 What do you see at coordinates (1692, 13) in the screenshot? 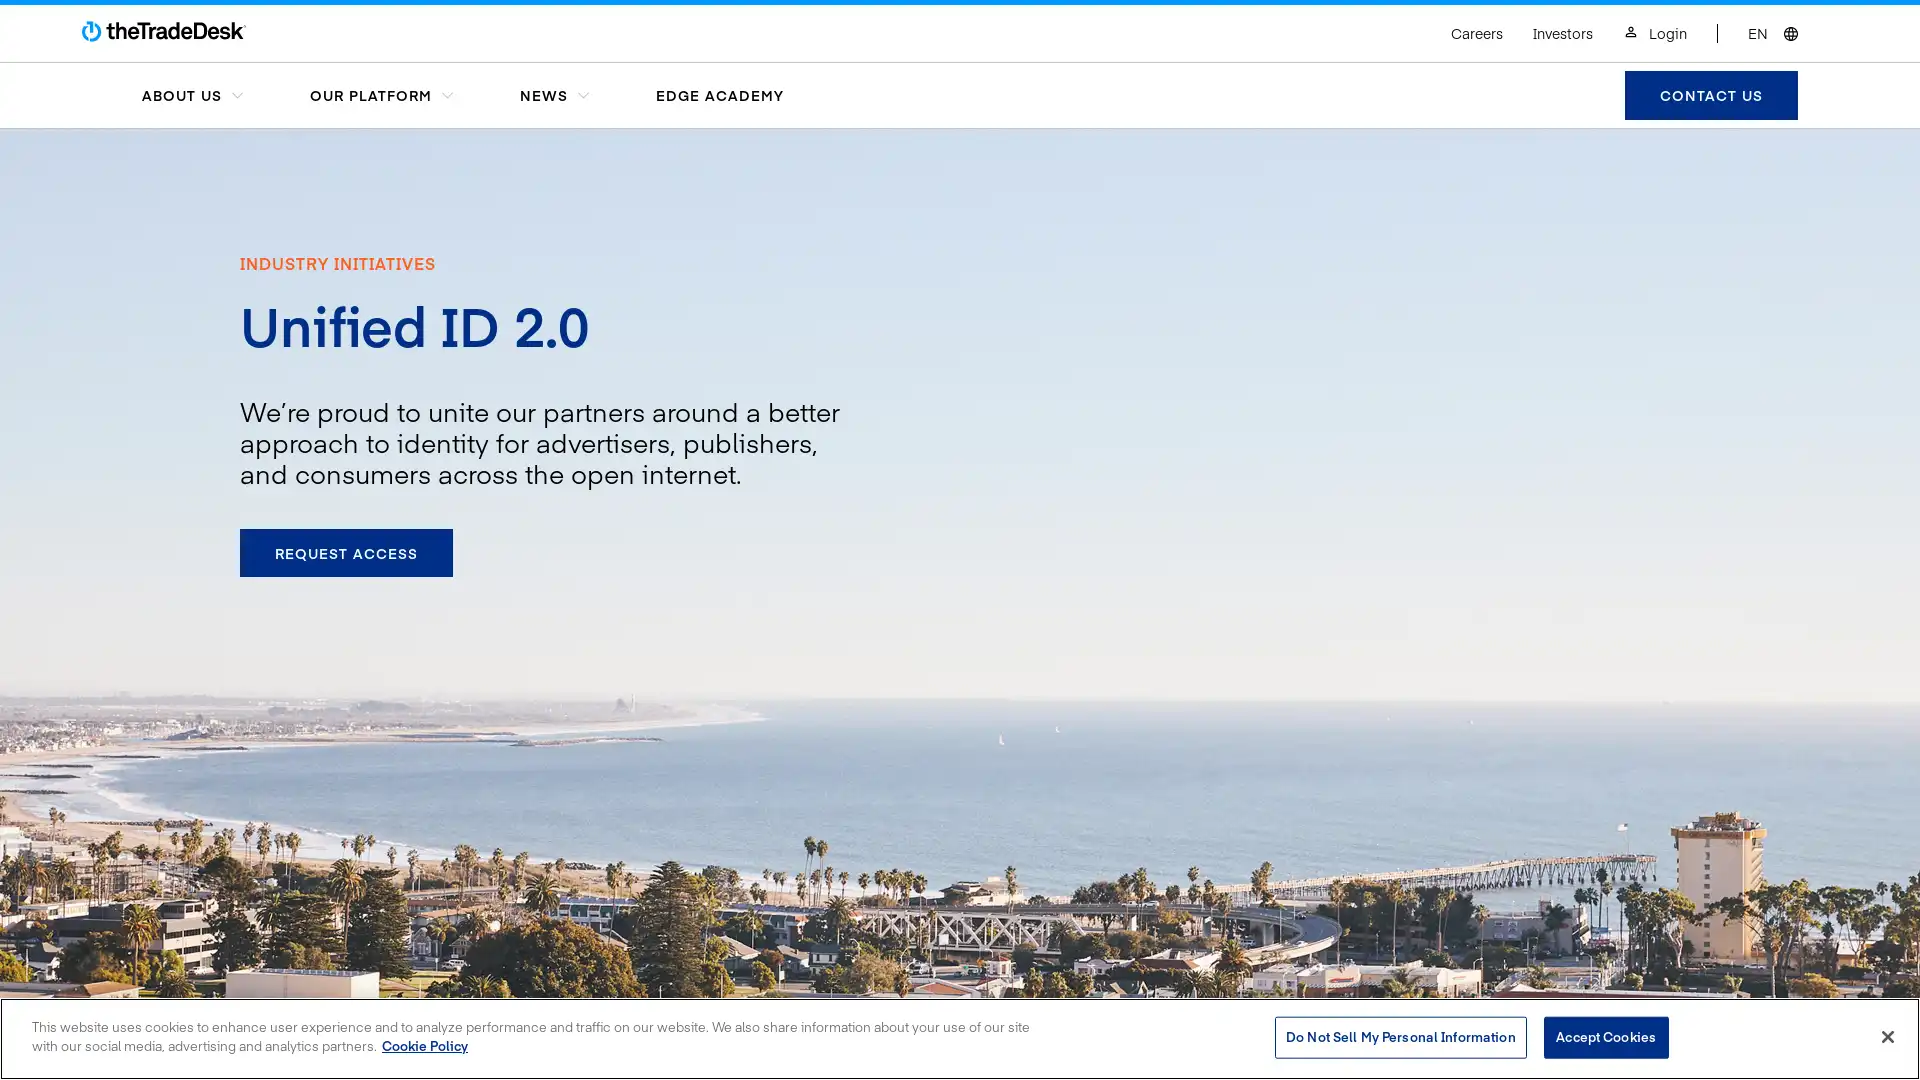
I see `Espanol` at bounding box center [1692, 13].